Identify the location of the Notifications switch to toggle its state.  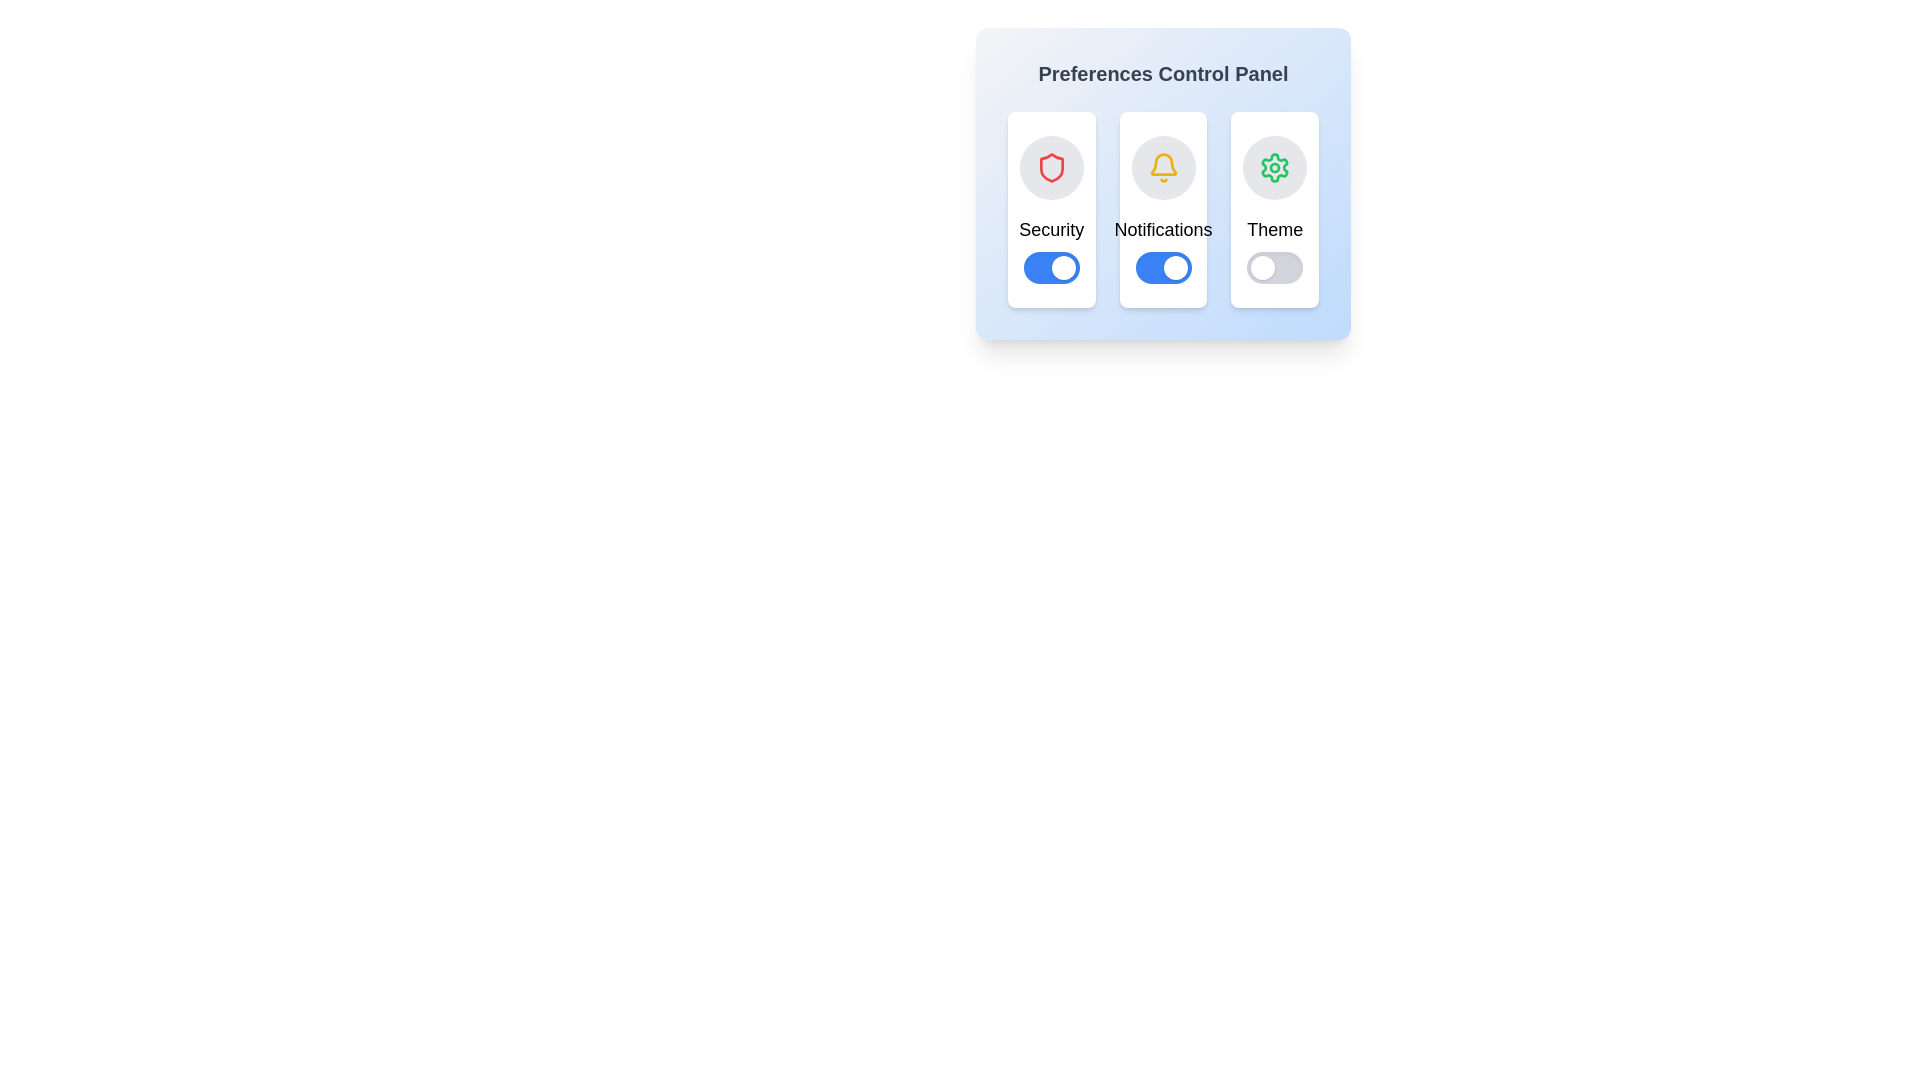
(1163, 266).